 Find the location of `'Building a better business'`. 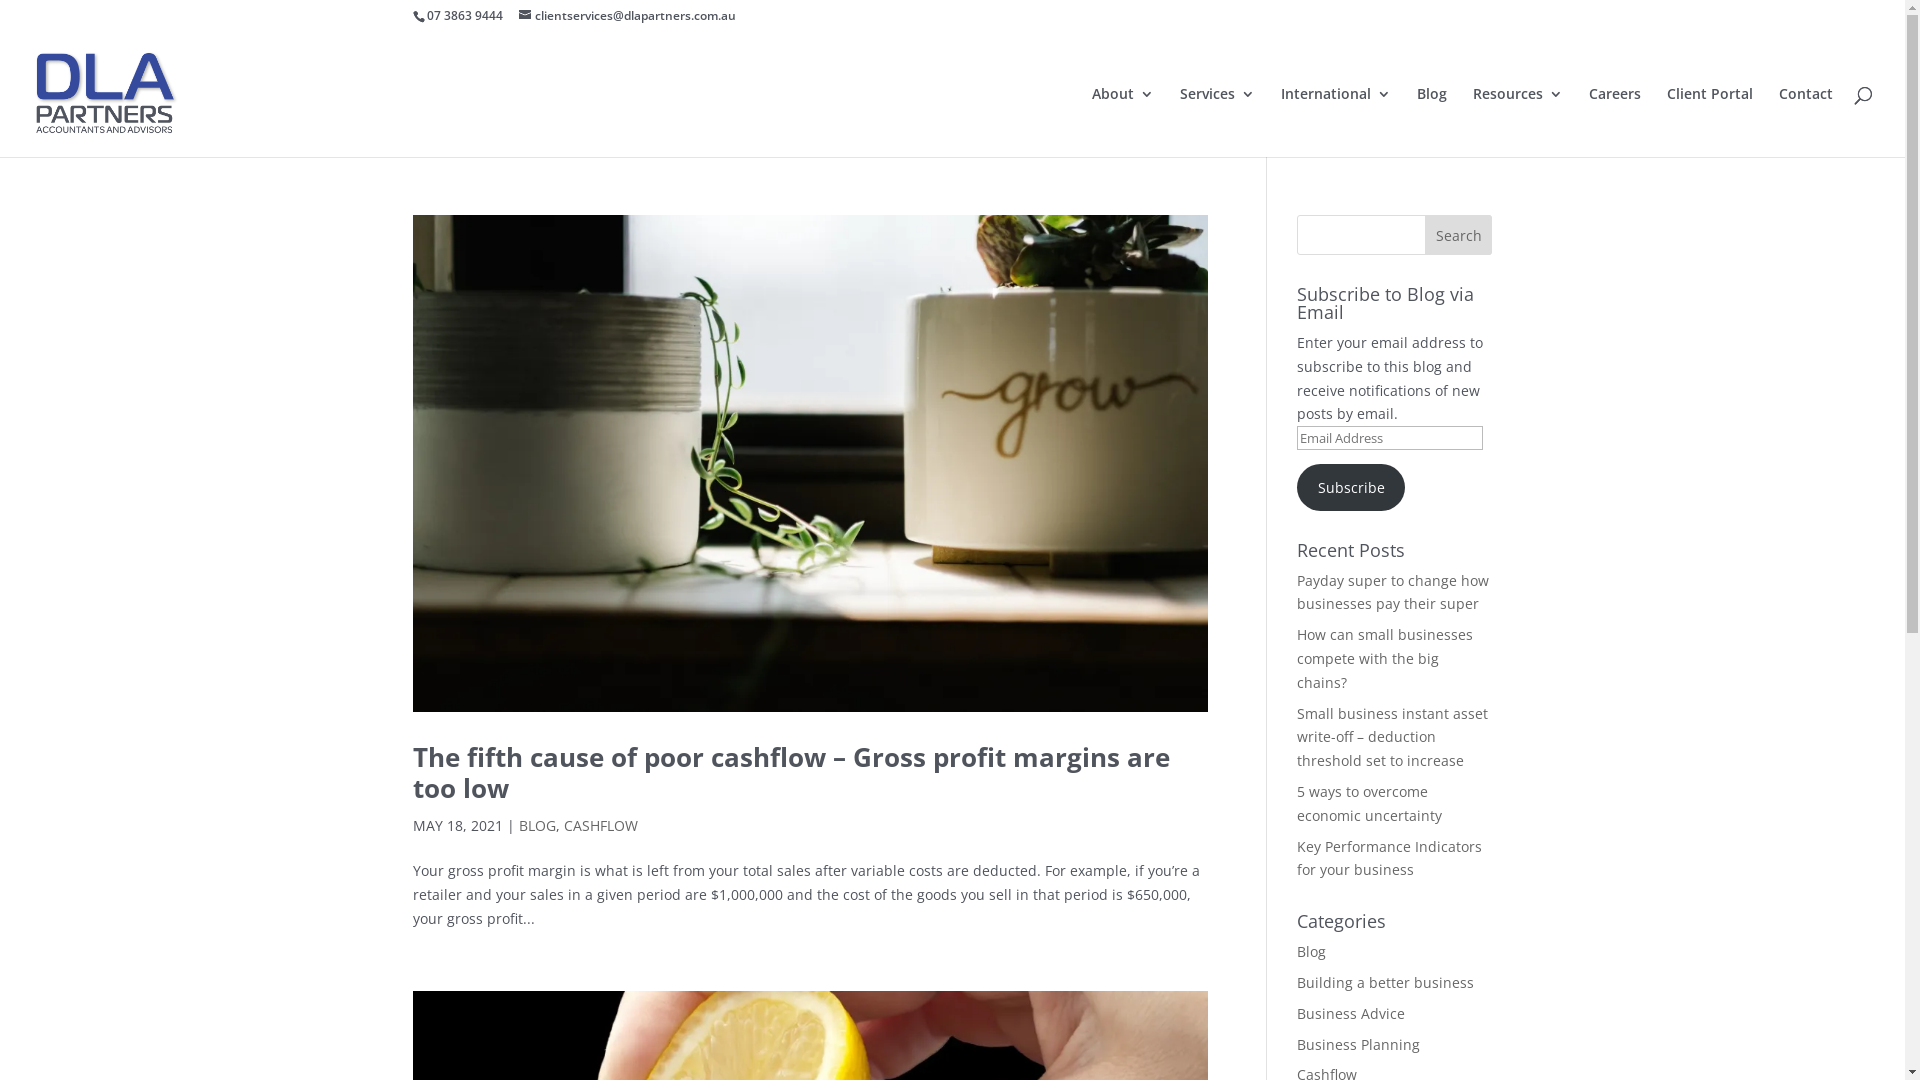

'Building a better business' is located at coordinates (1384, 981).